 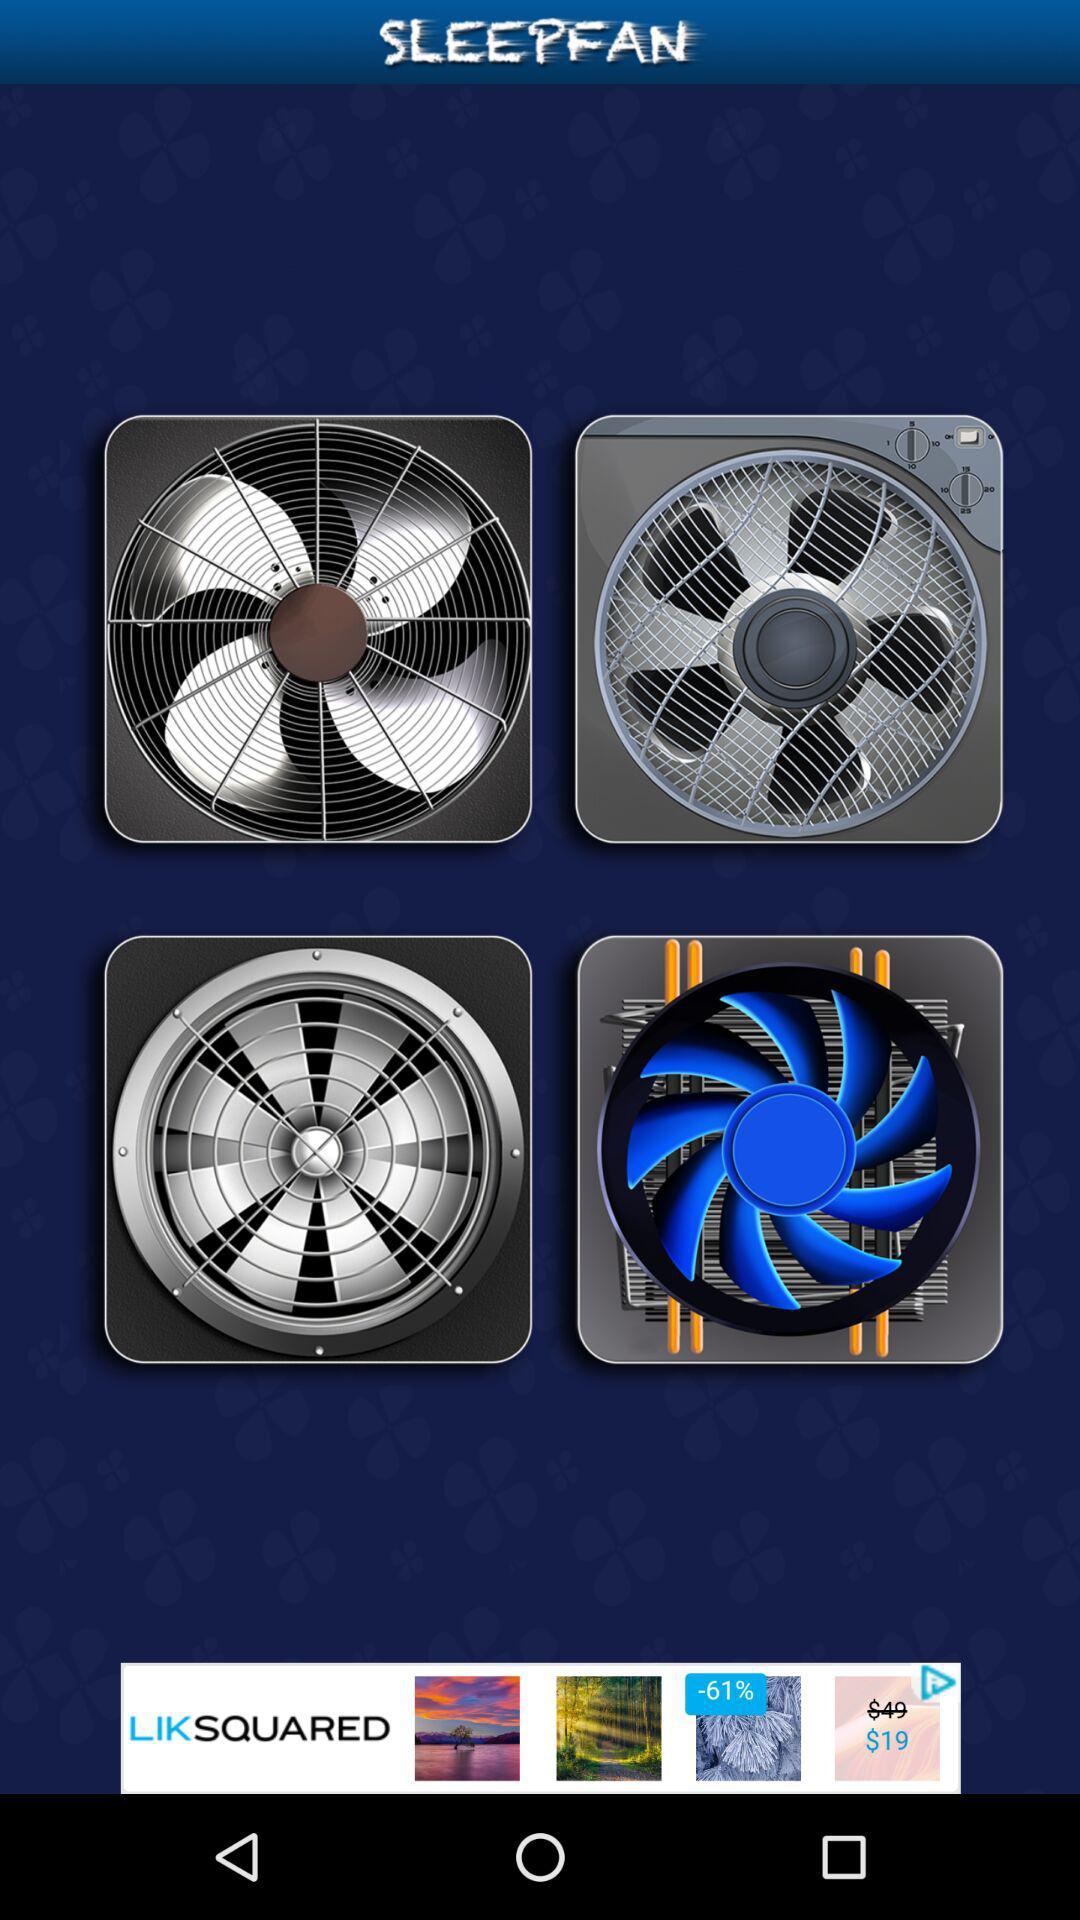 I want to click on advertisements, so click(x=540, y=1727).